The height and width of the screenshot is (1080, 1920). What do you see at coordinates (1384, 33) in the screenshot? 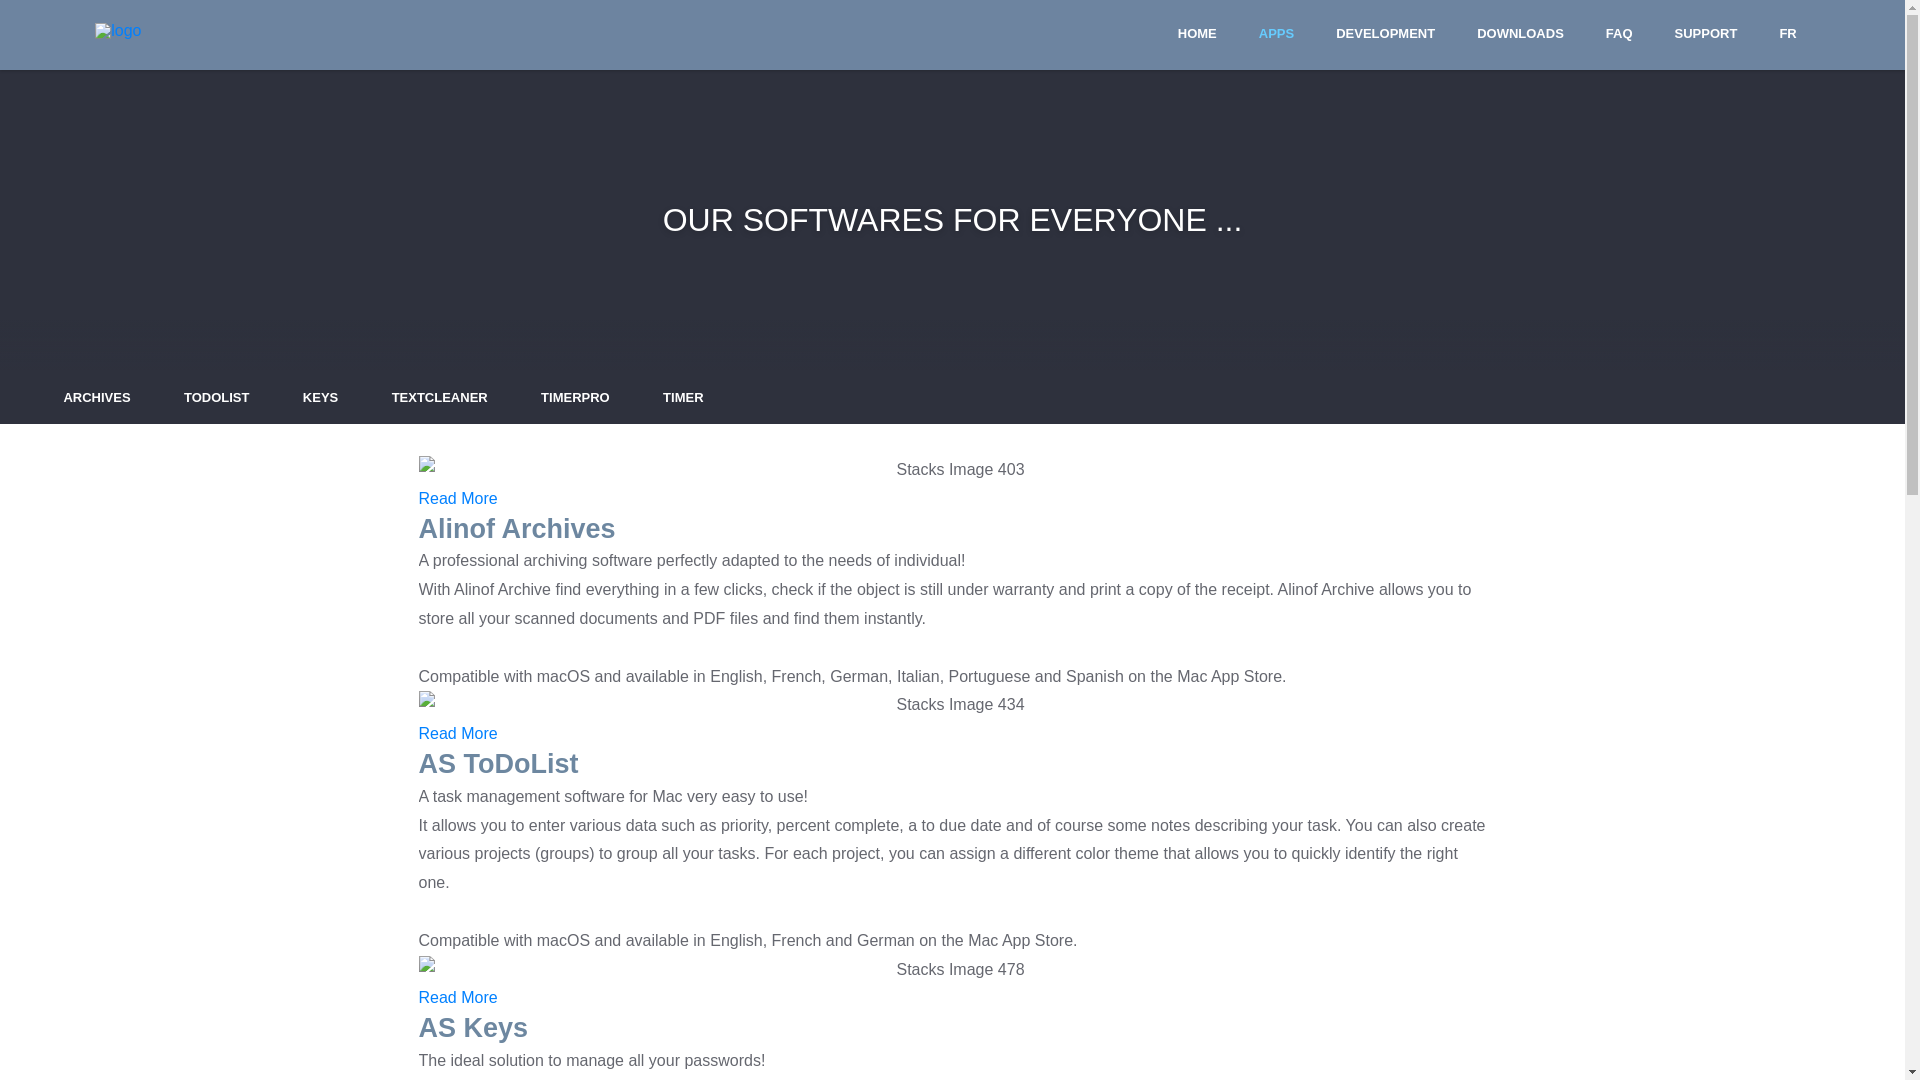
I see `'DEVELOPMENT'` at bounding box center [1384, 33].